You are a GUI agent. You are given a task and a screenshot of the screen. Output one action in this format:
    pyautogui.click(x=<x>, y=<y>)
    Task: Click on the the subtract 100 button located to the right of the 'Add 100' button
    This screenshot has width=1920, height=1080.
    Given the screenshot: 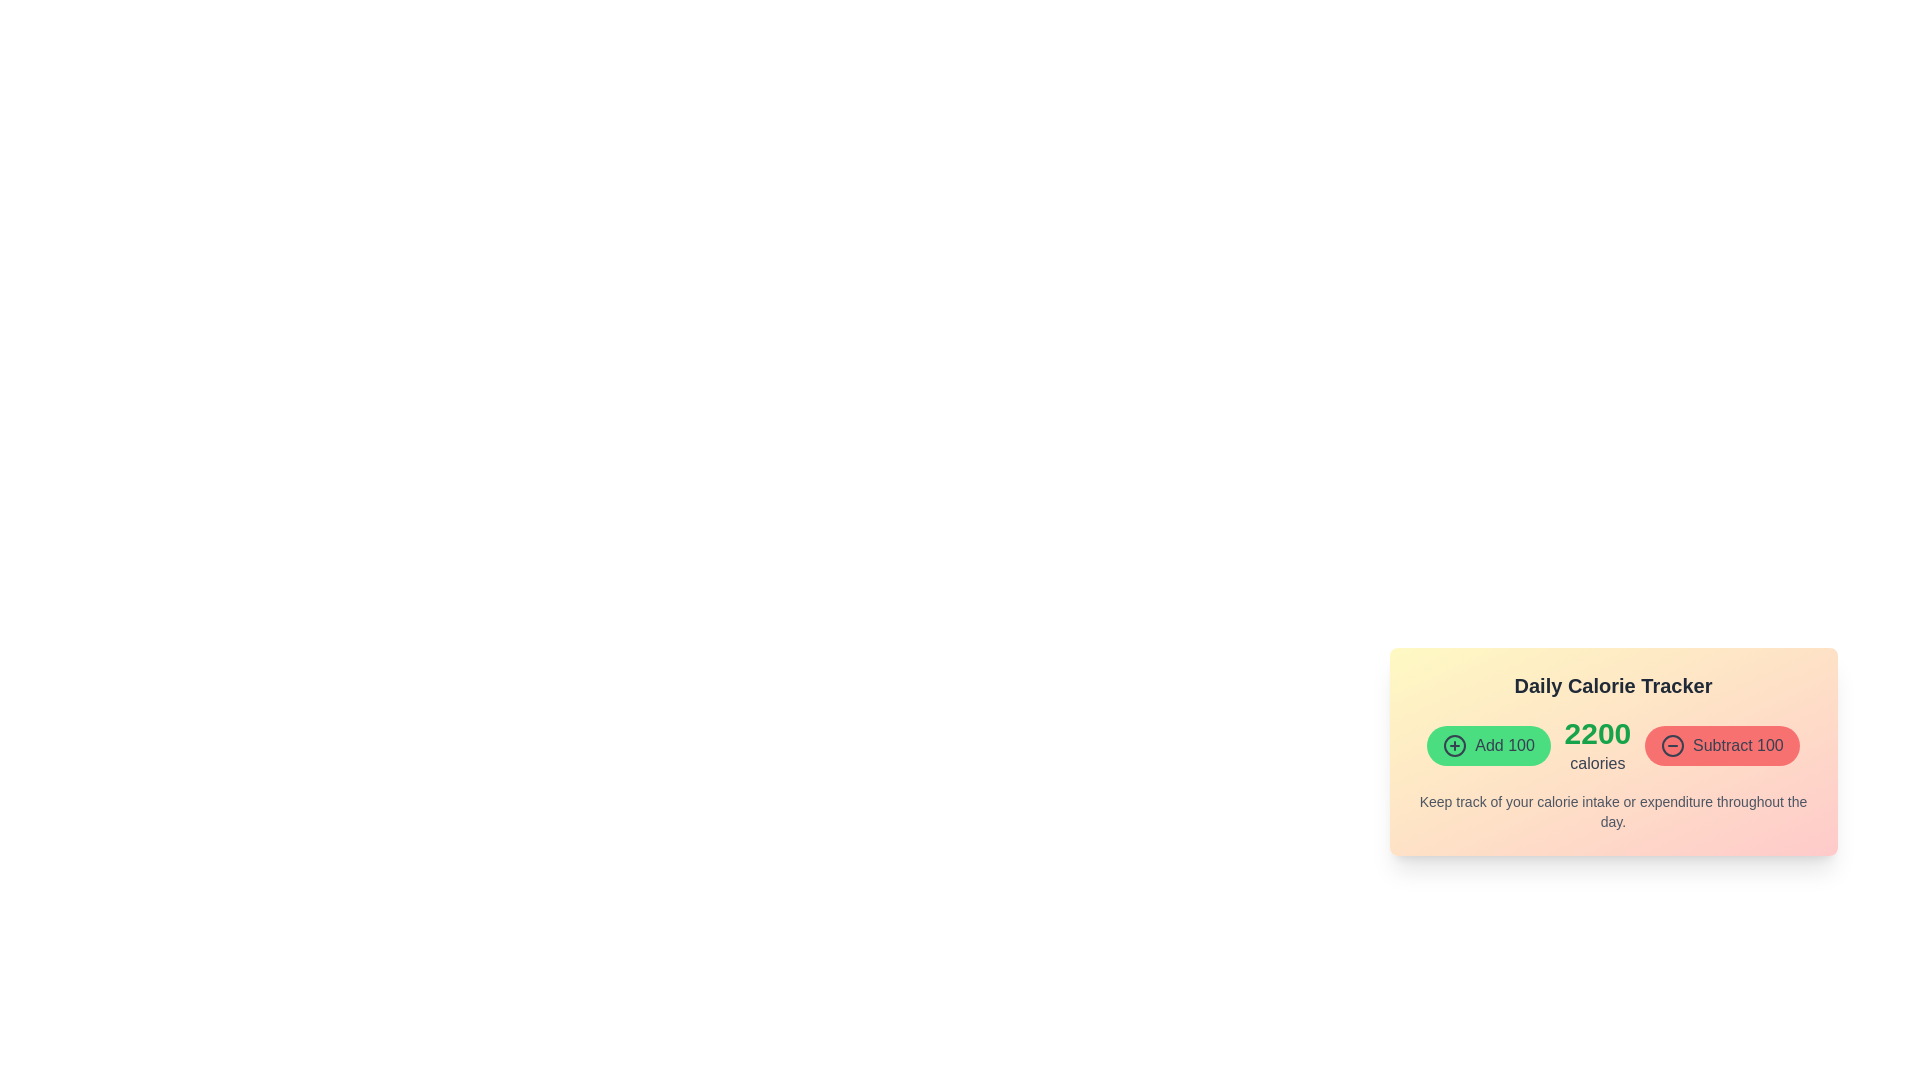 What is the action you would take?
    pyautogui.click(x=1721, y=745)
    